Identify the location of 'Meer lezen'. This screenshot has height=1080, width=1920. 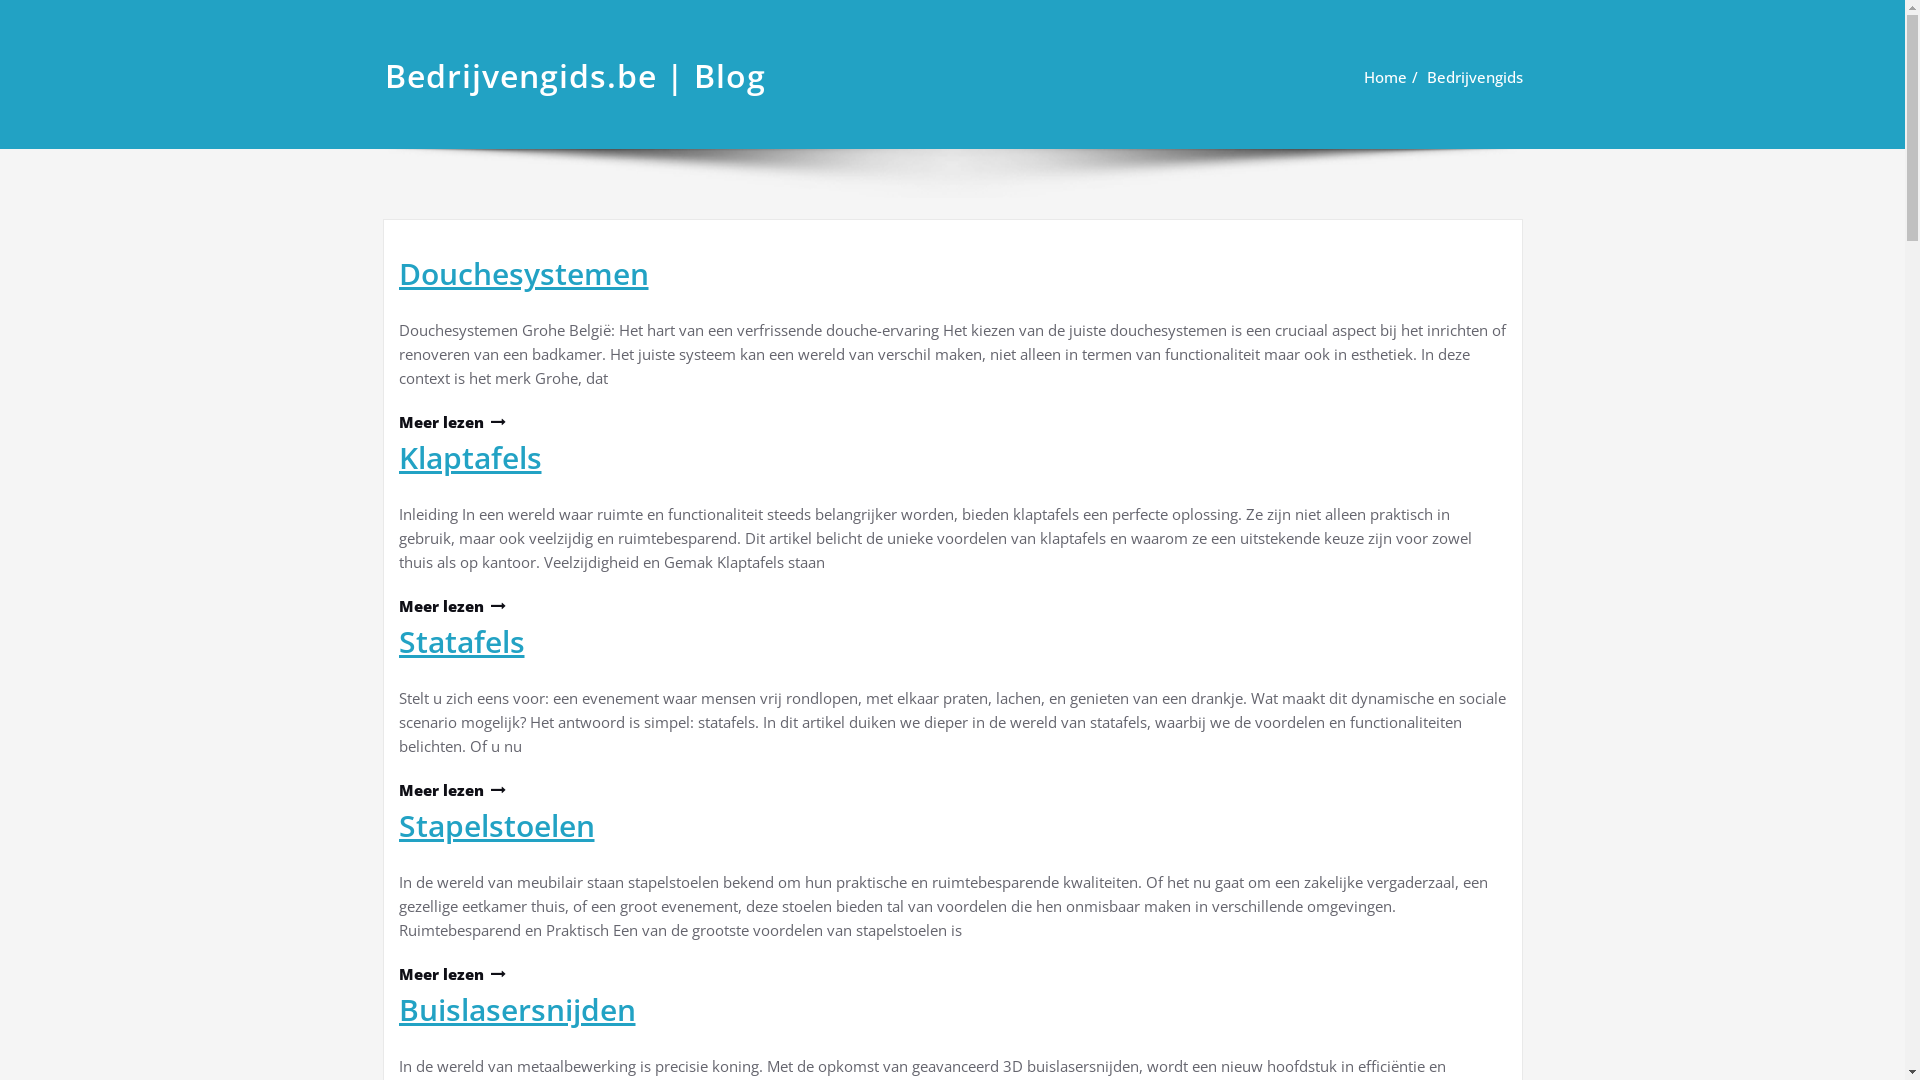
(450, 420).